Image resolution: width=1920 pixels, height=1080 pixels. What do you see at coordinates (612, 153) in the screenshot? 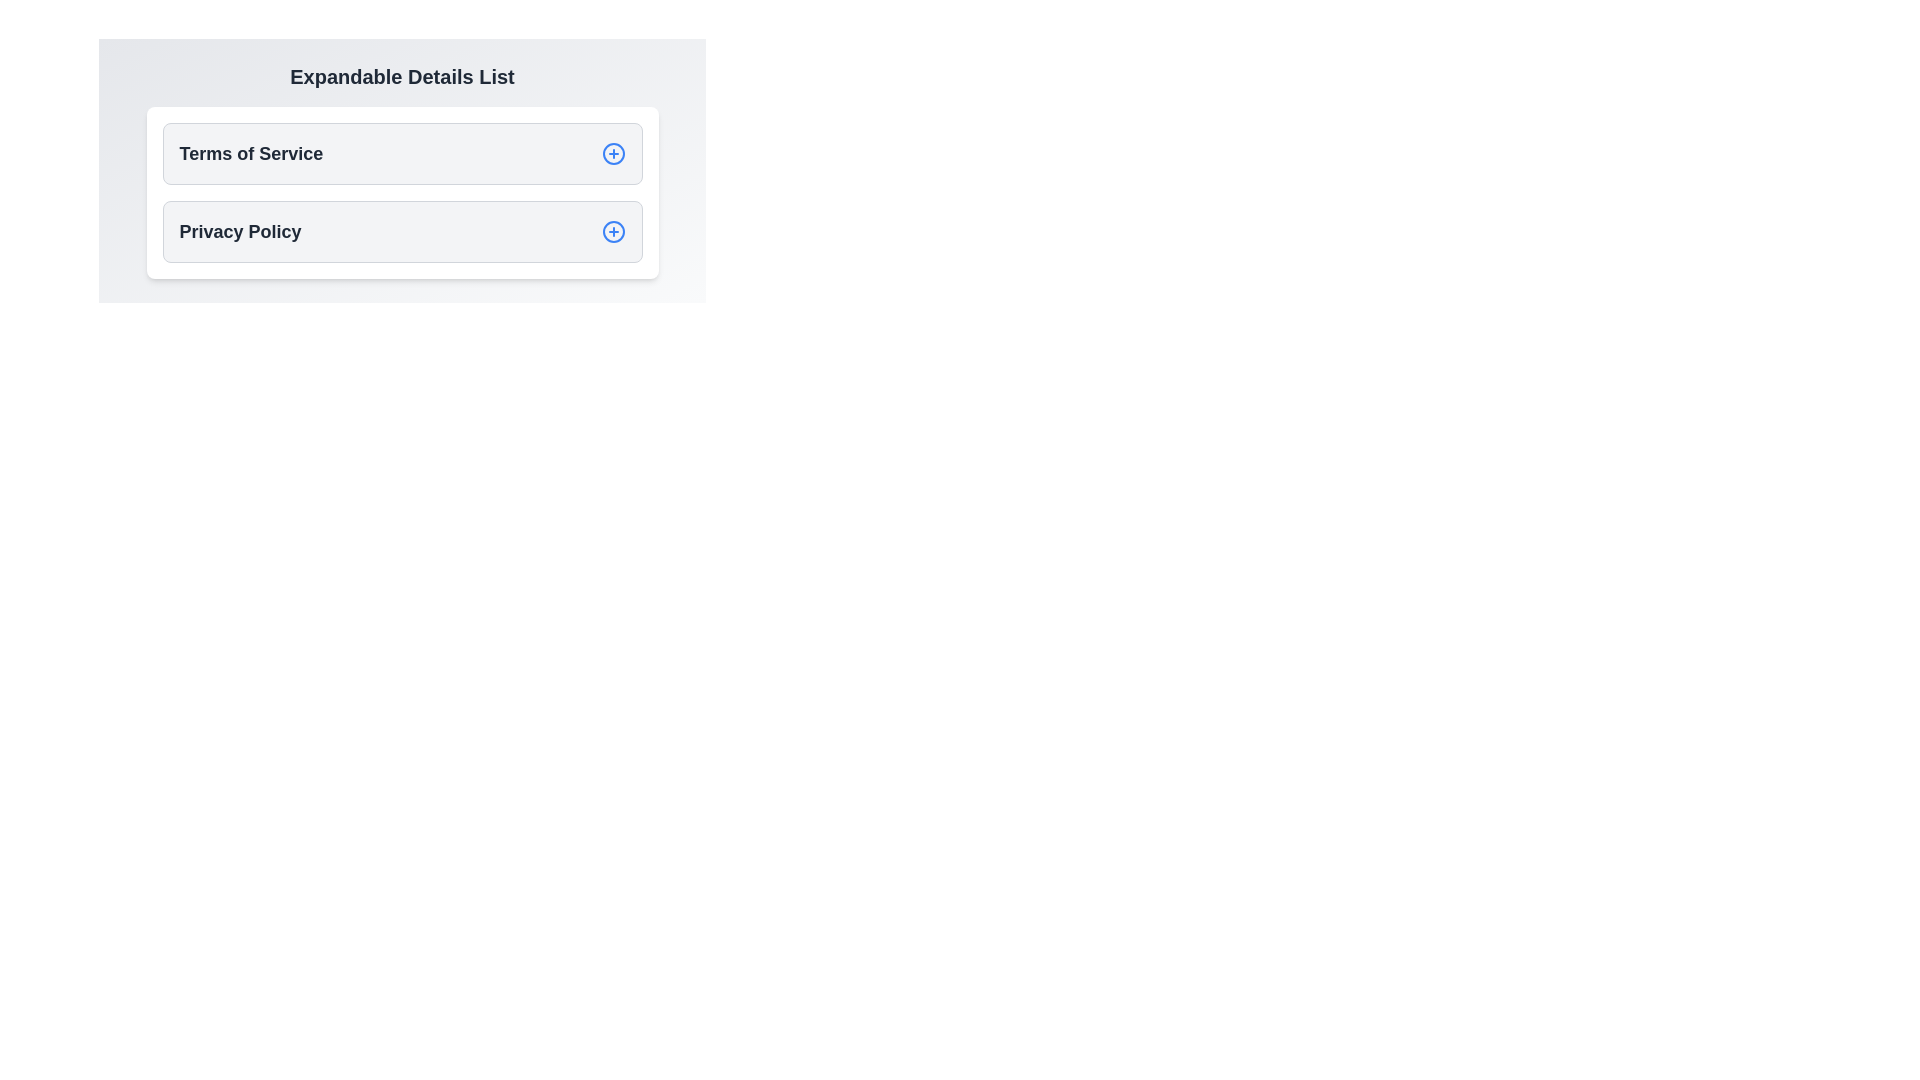
I see `the circular SVG element that represents the base structure of the plus icon in the 'Terms of Service' section` at bounding box center [612, 153].